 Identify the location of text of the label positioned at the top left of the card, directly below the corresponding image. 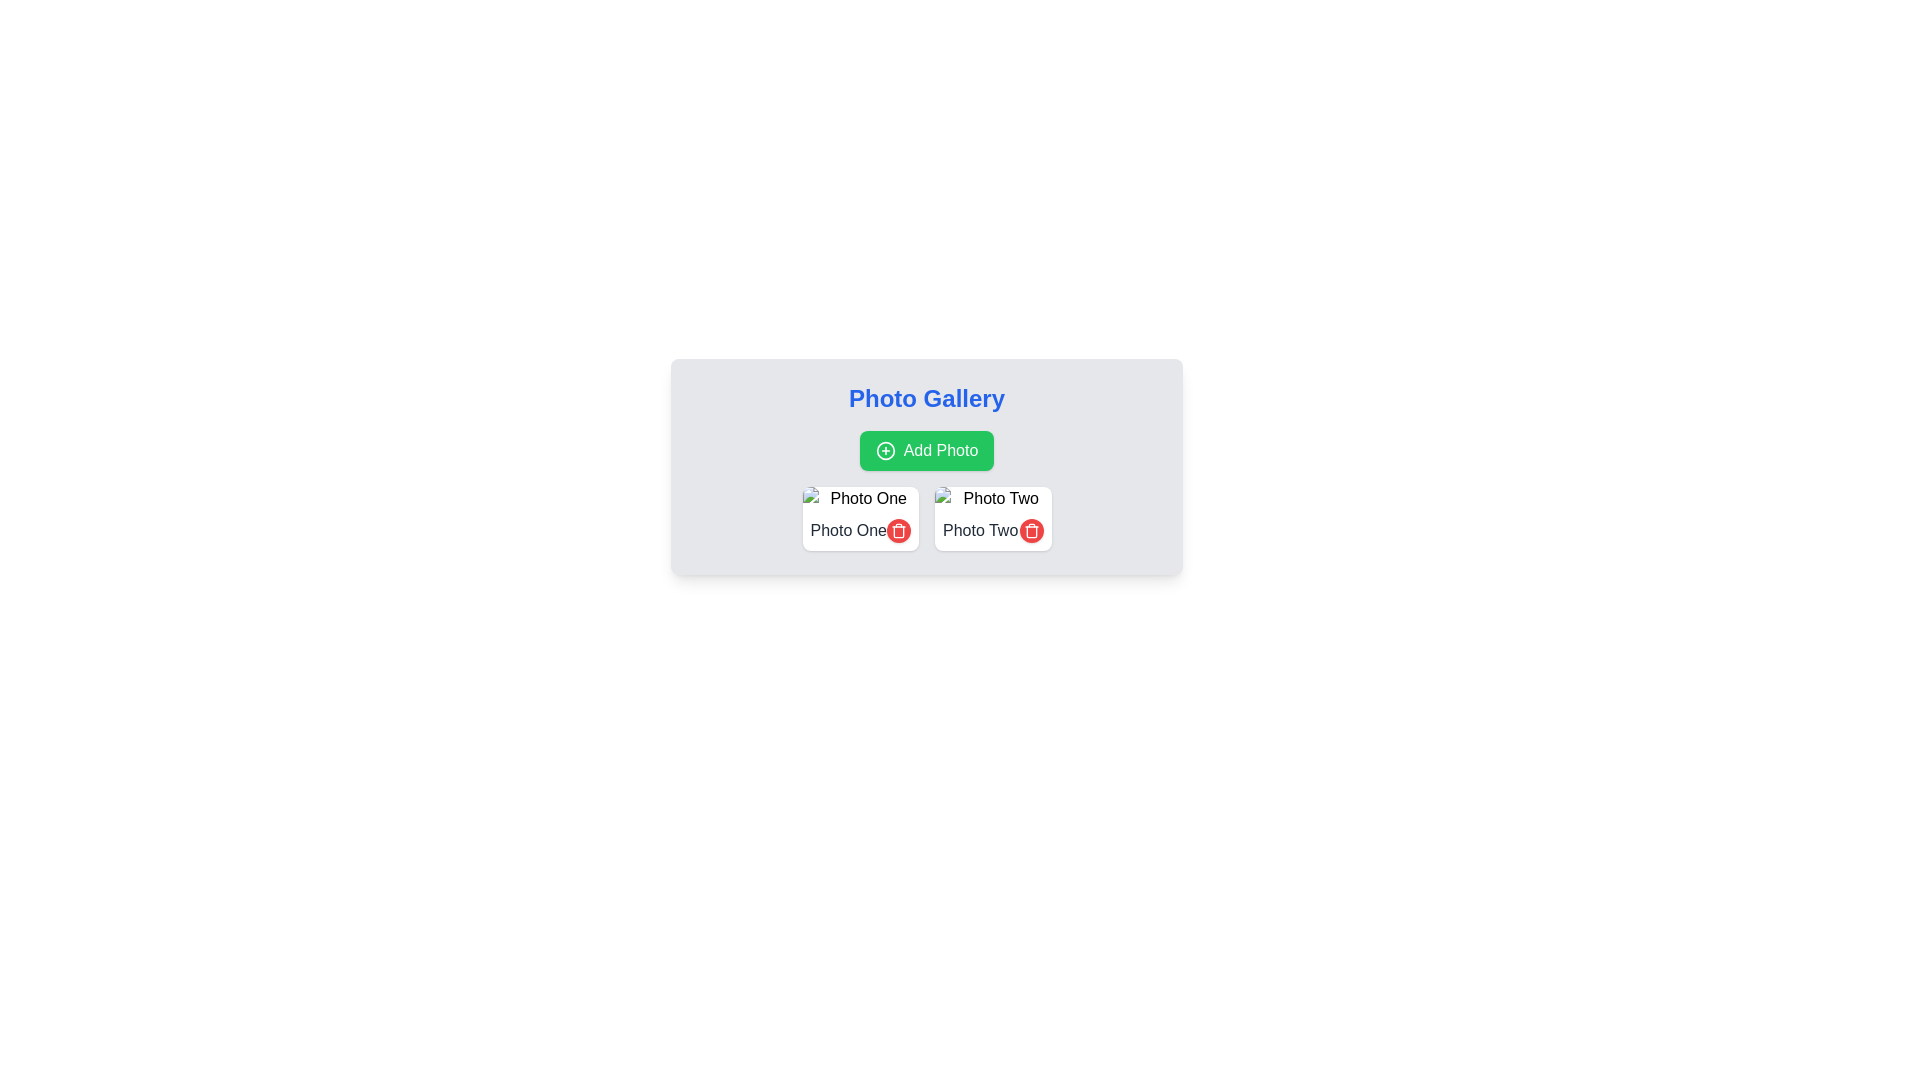
(860, 518).